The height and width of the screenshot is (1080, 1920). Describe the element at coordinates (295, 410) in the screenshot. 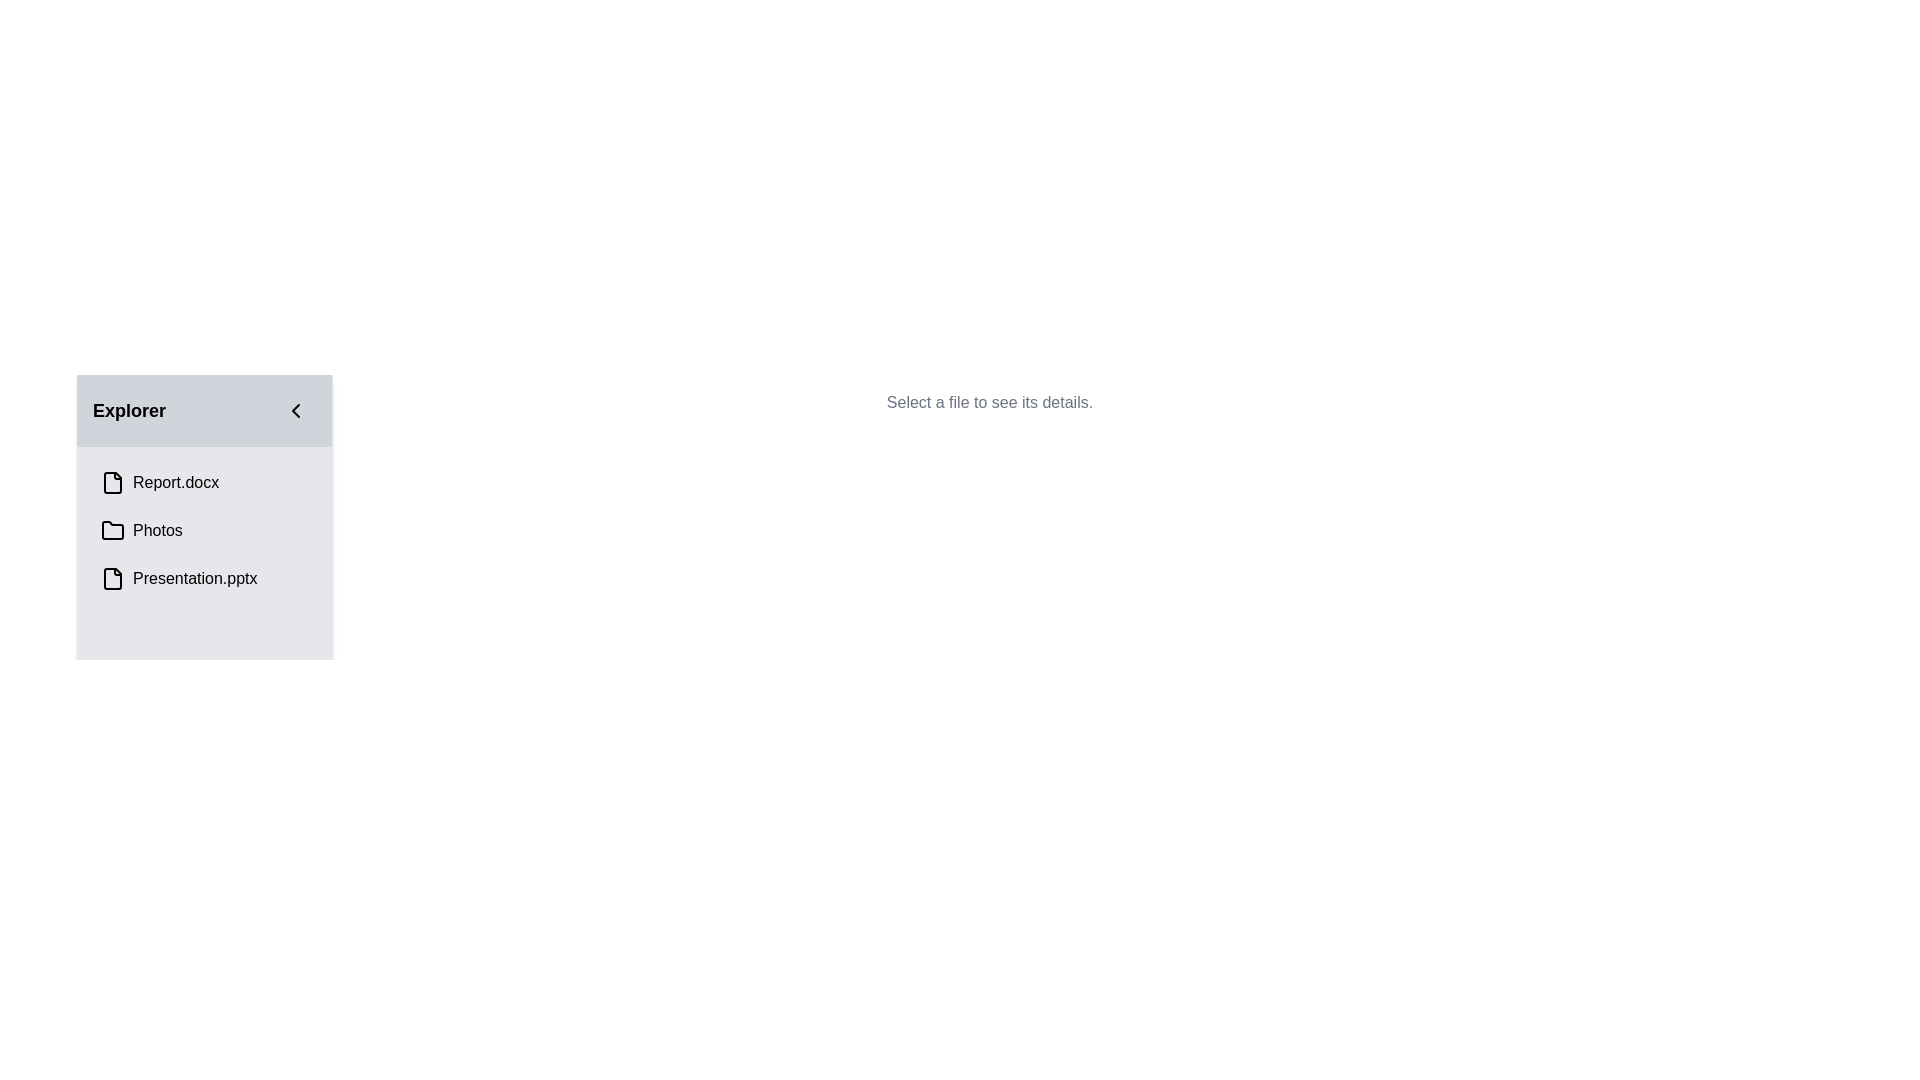

I see `the navigation icon located in the top section of the left sidebar beside the 'Explorer' label` at that location.